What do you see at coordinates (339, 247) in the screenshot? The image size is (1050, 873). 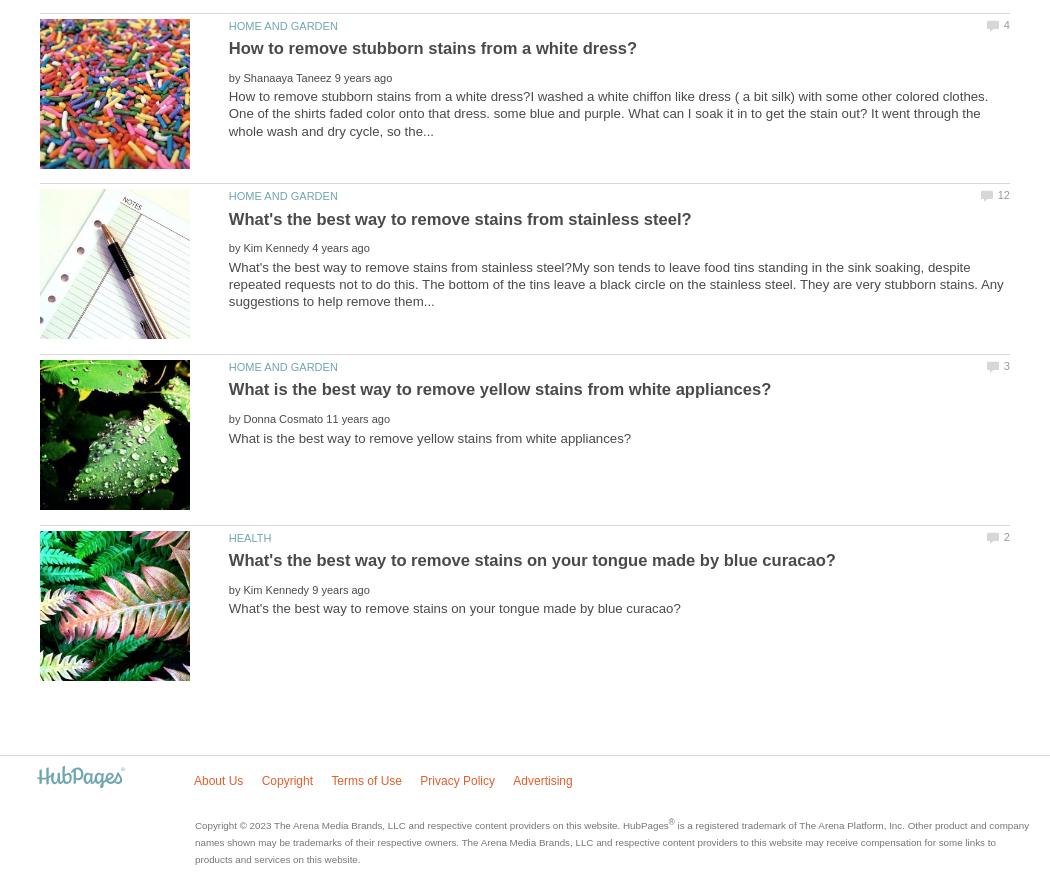 I see `'4 years ago'` at bounding box center [339, 247].